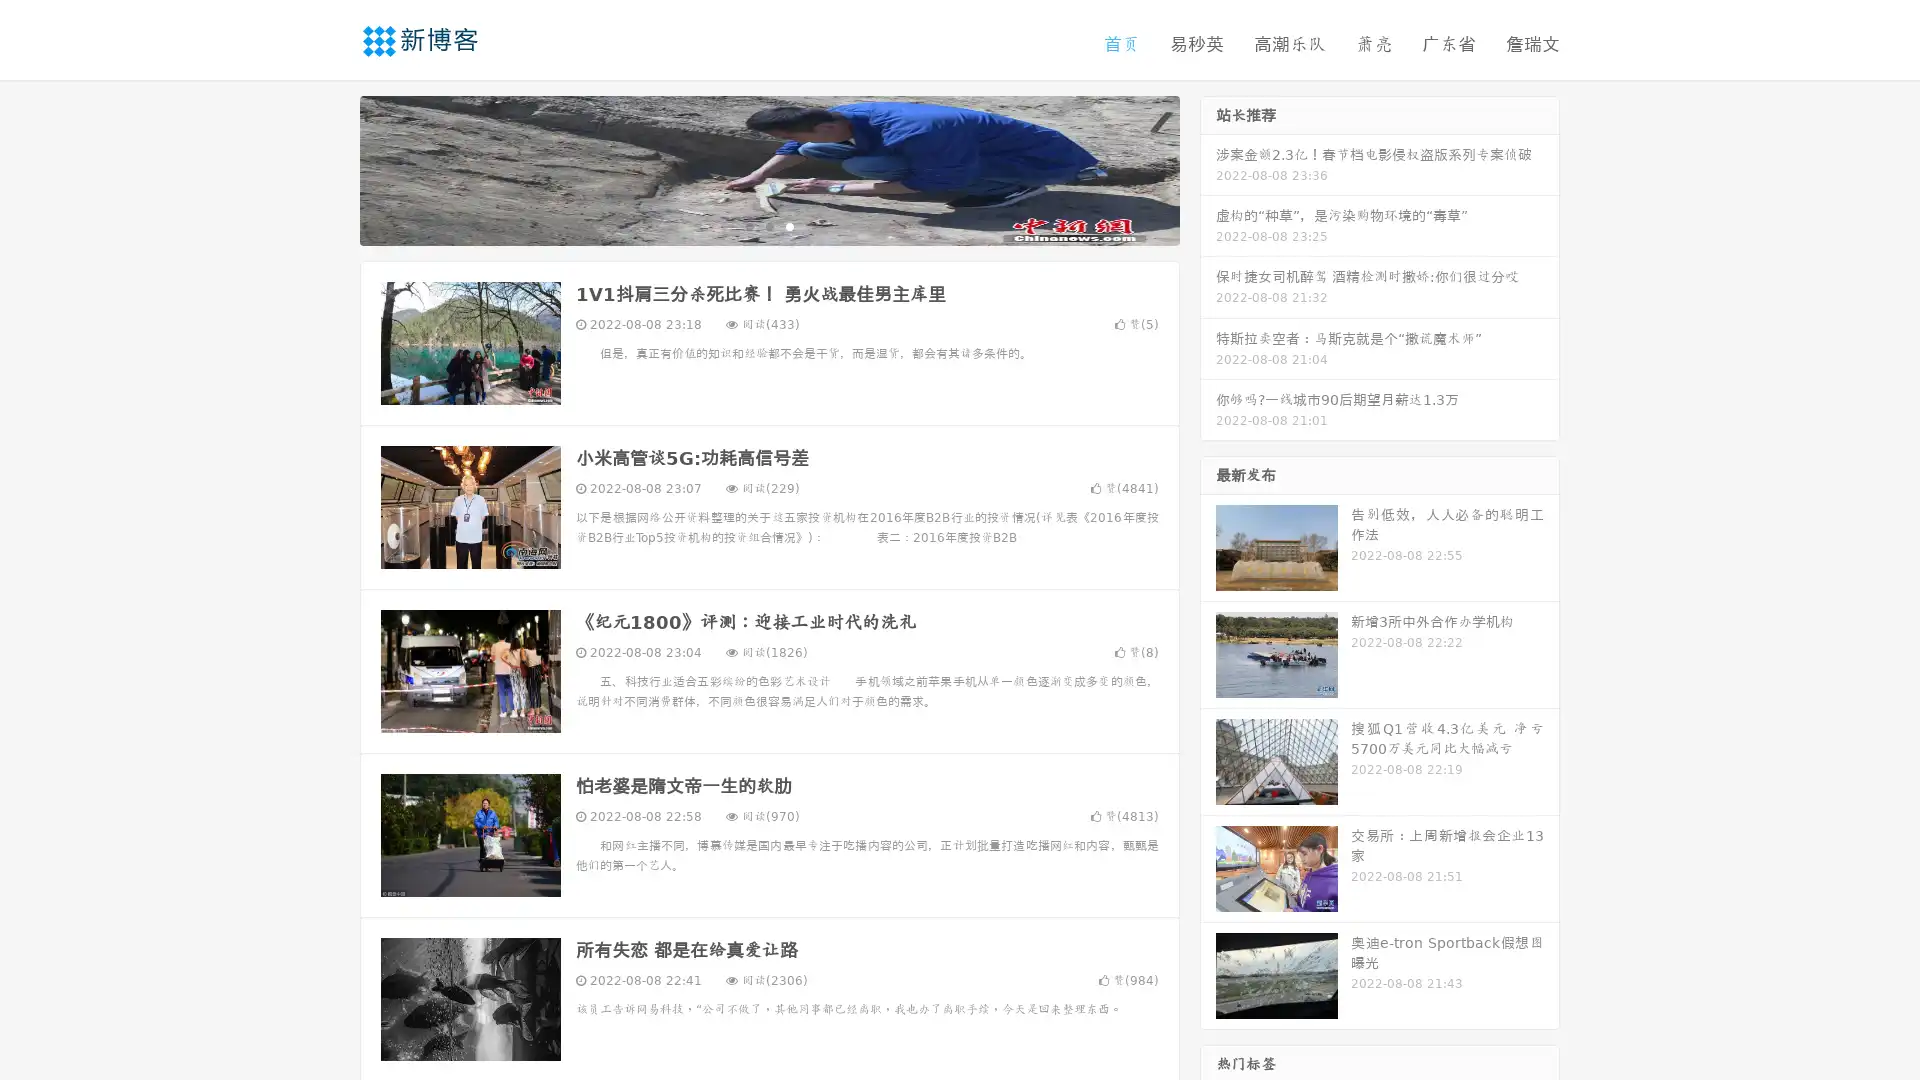 The width and height of the screenshot is (1920, 1080). What do you see at coordinates (748, 225) in the screenshot?
I see `Go to slide 1` at bounding box center [748, 225].